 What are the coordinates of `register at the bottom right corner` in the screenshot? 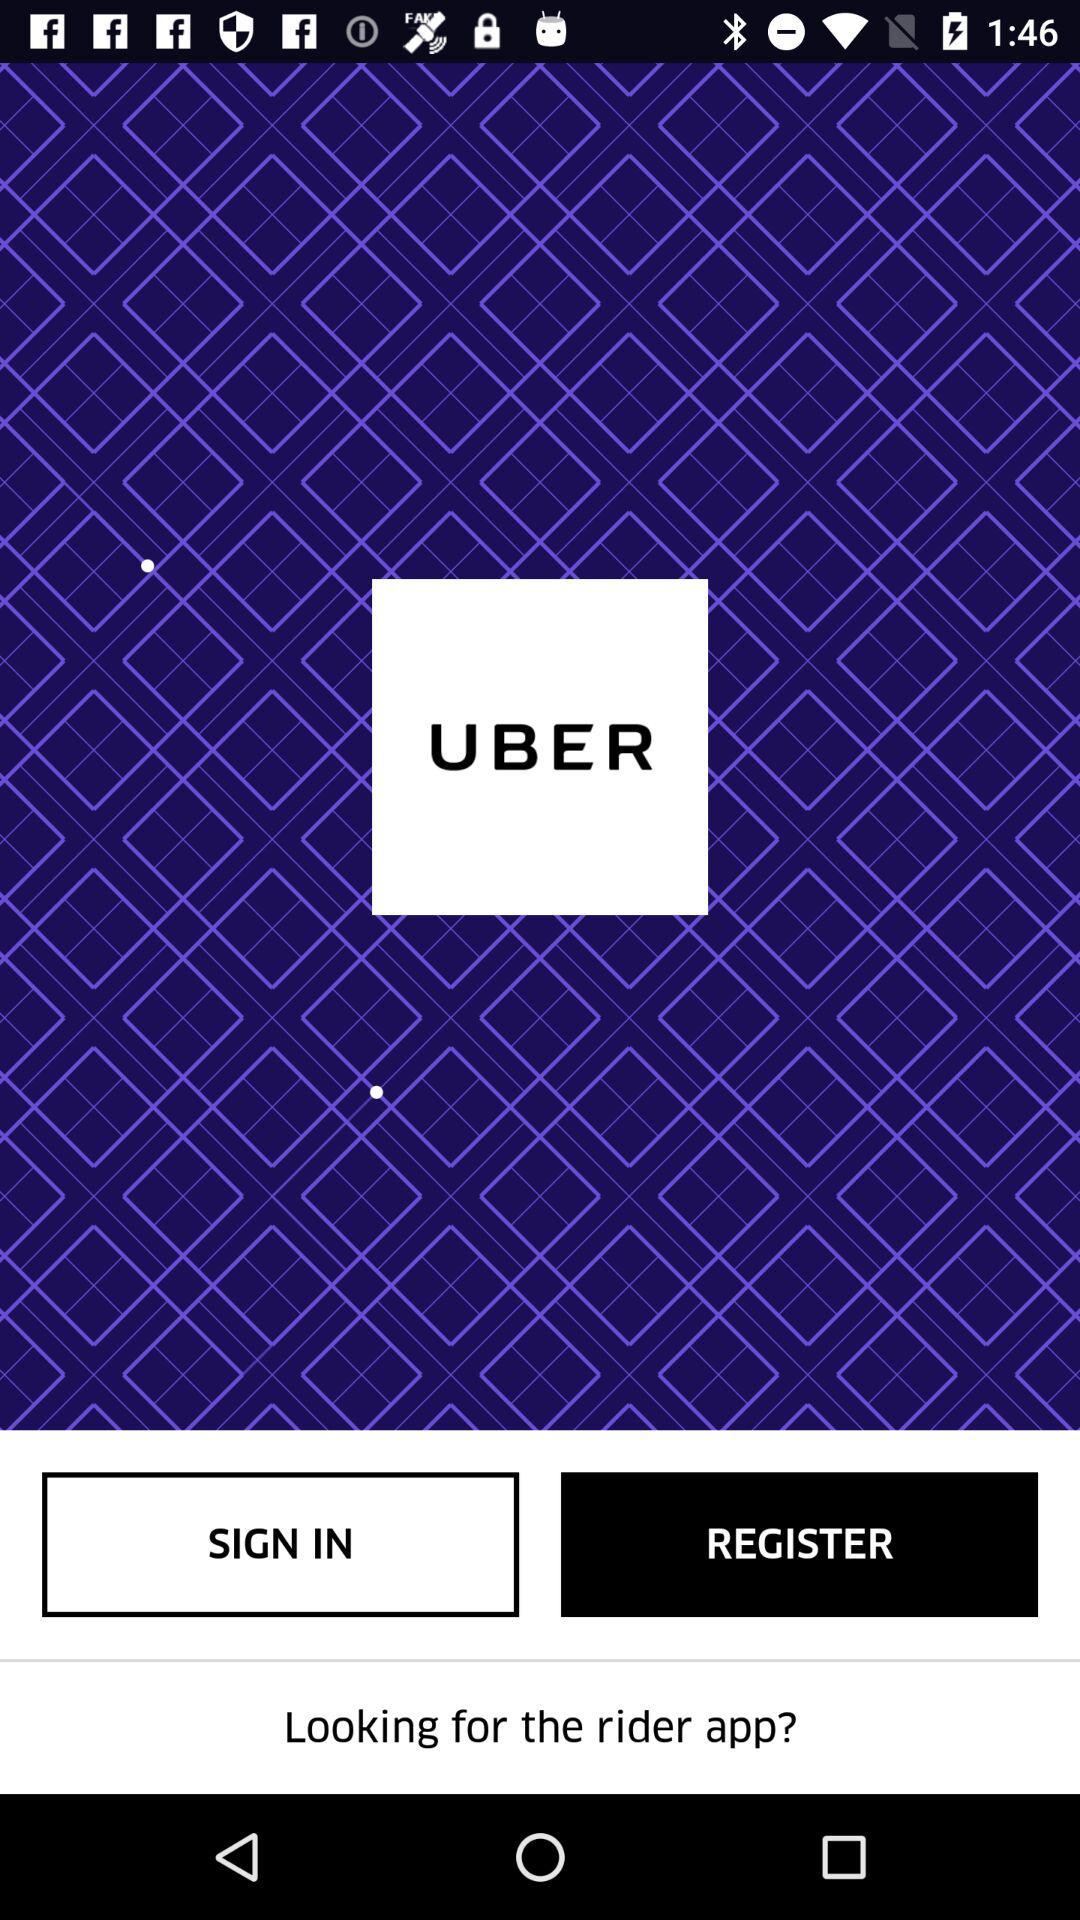 It's located at (798, 1543).